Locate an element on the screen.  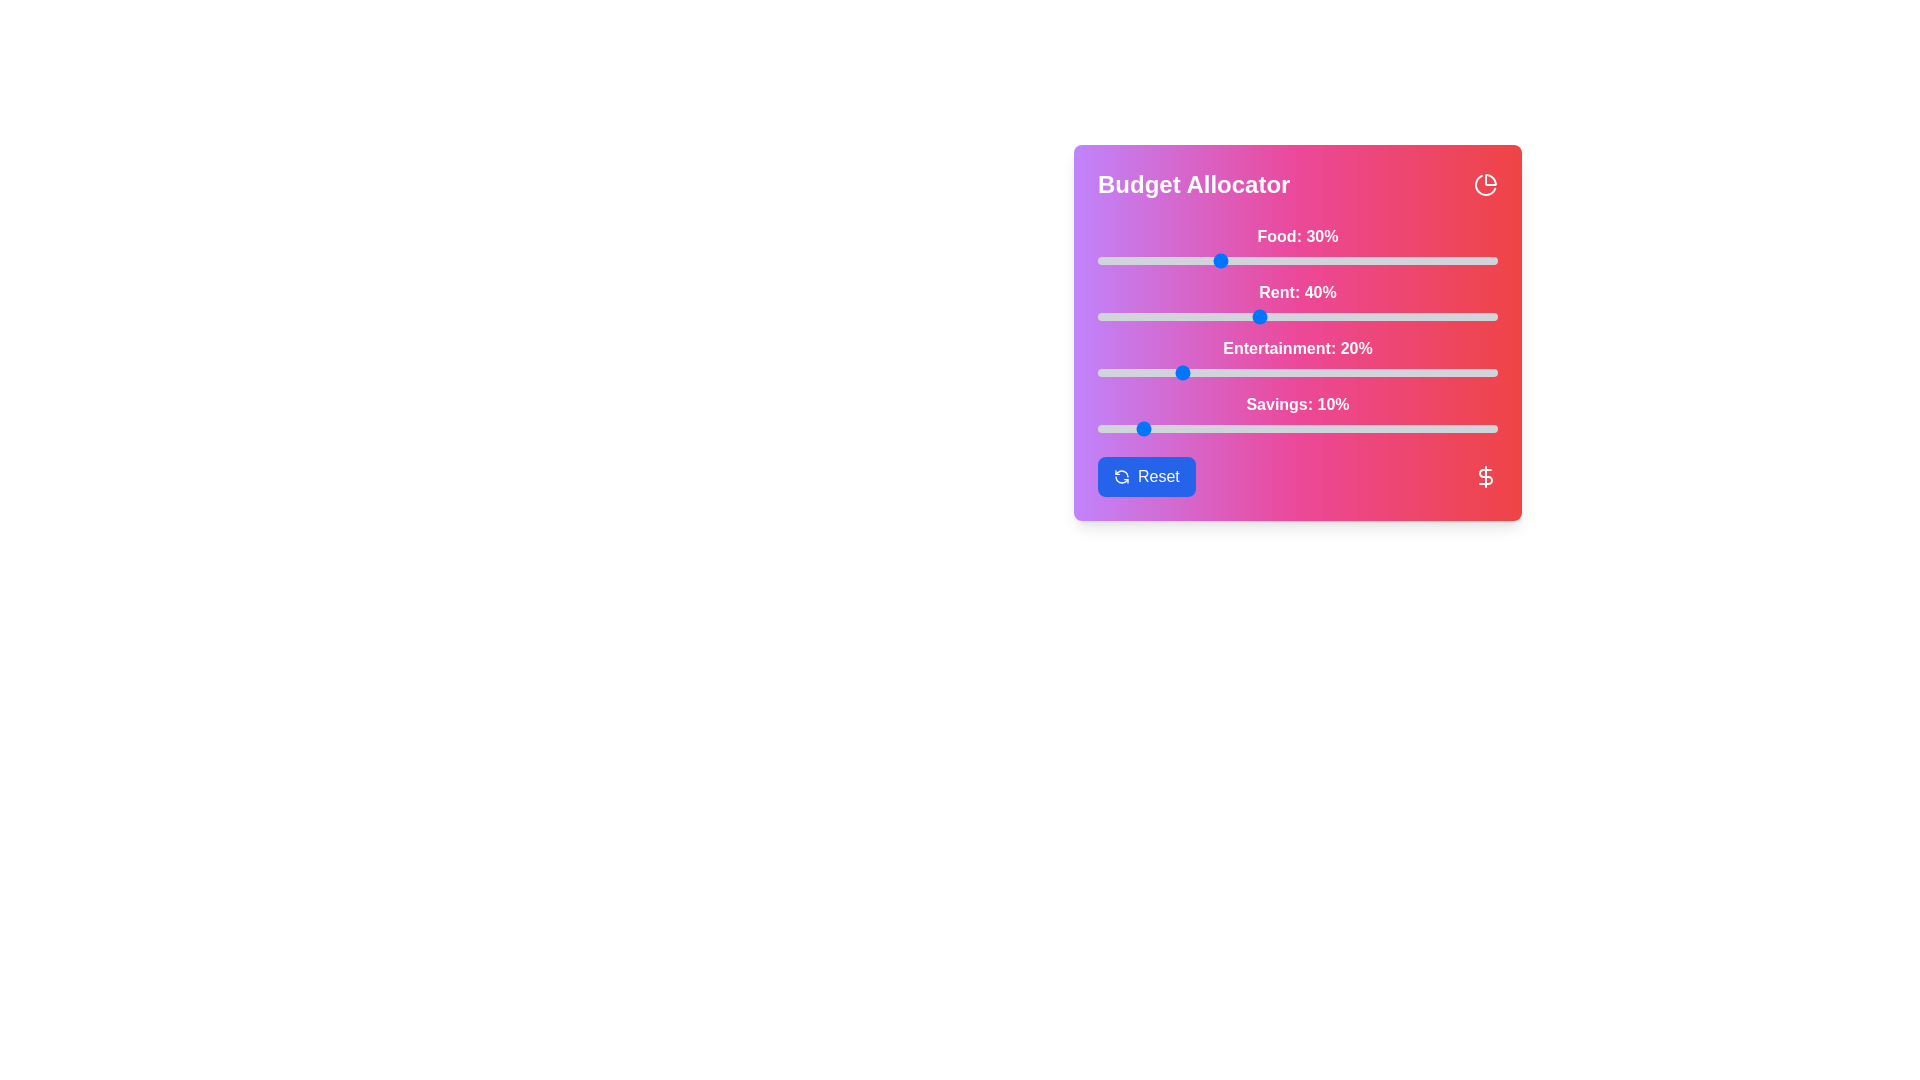
the savings percentage is located at coordinates (1221, 427).